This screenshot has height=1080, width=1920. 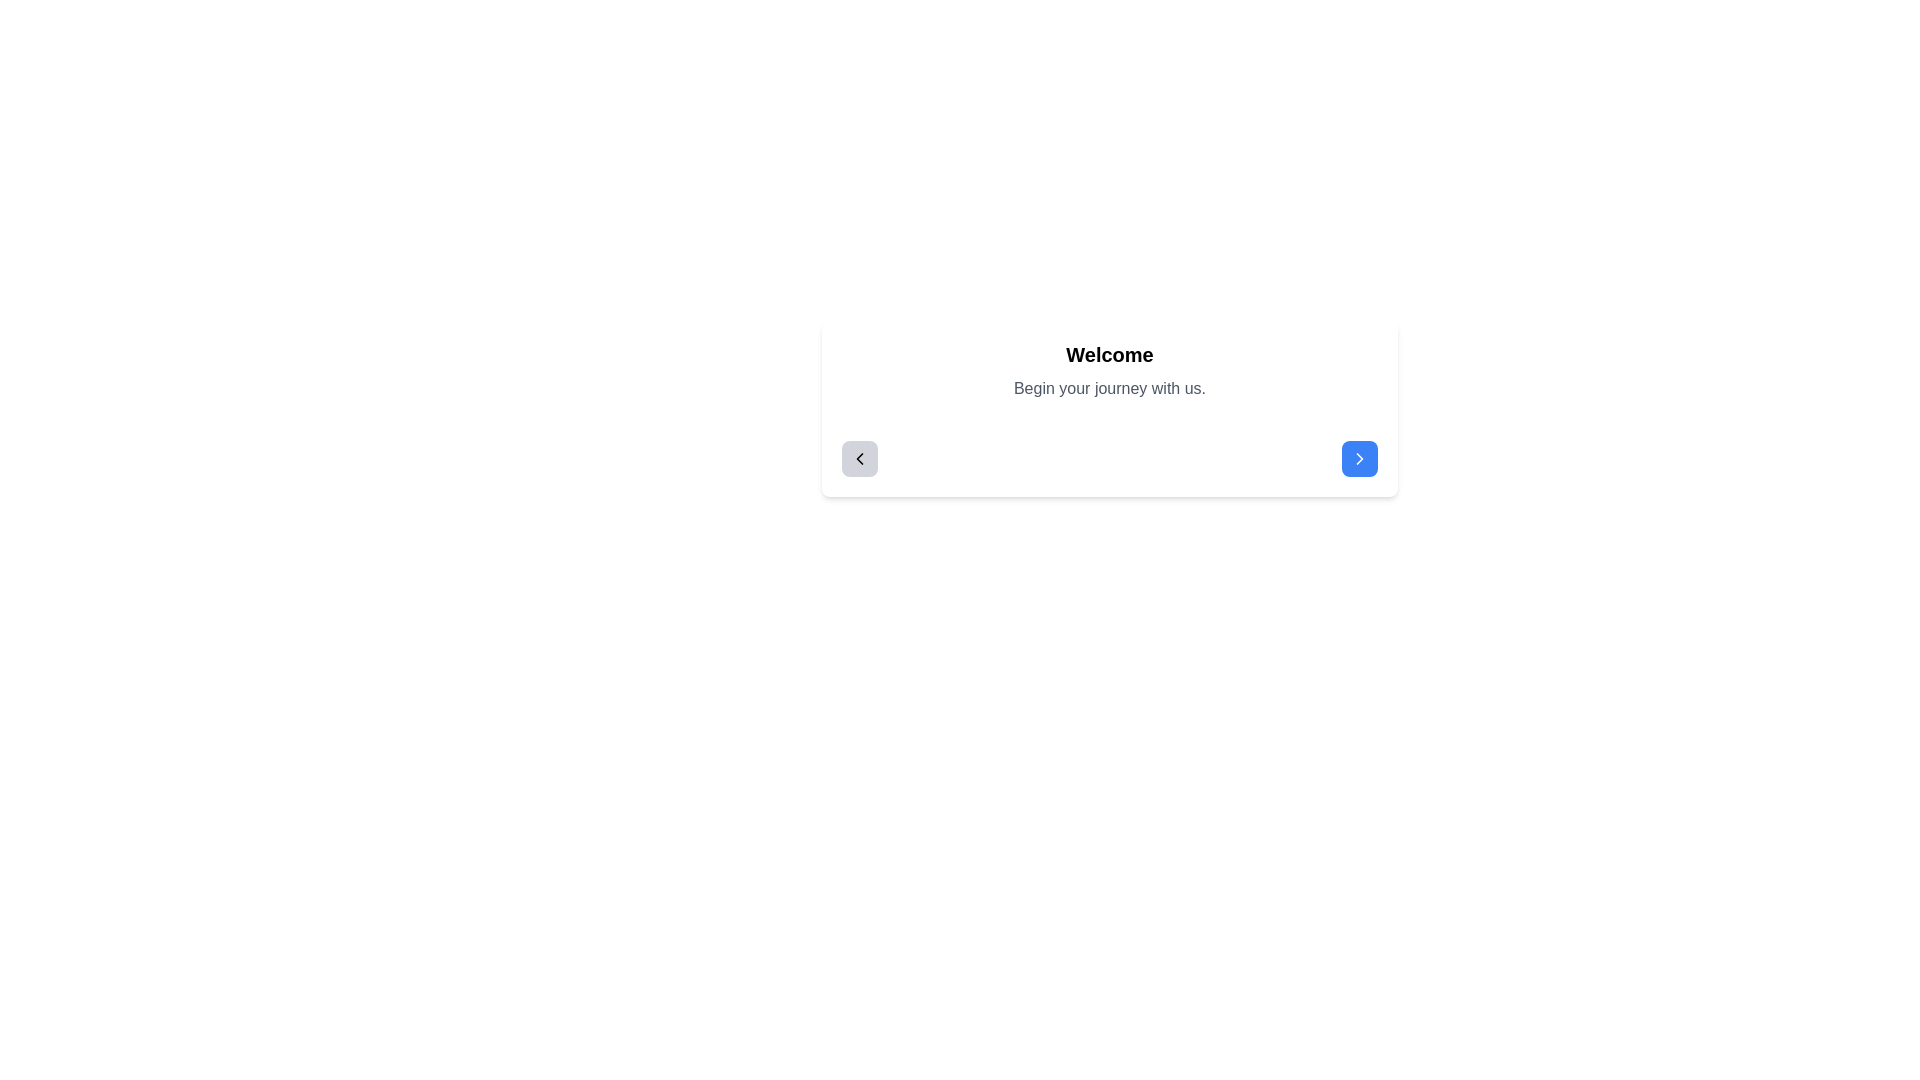 What do you see at coordinates (1108, 389) in the screenshot?
I see `the static text element displaying the message 'Begin your journey with us.' which is styled in gray and located below the bold 'Welcome' text` at bounding box center [1108, 389].